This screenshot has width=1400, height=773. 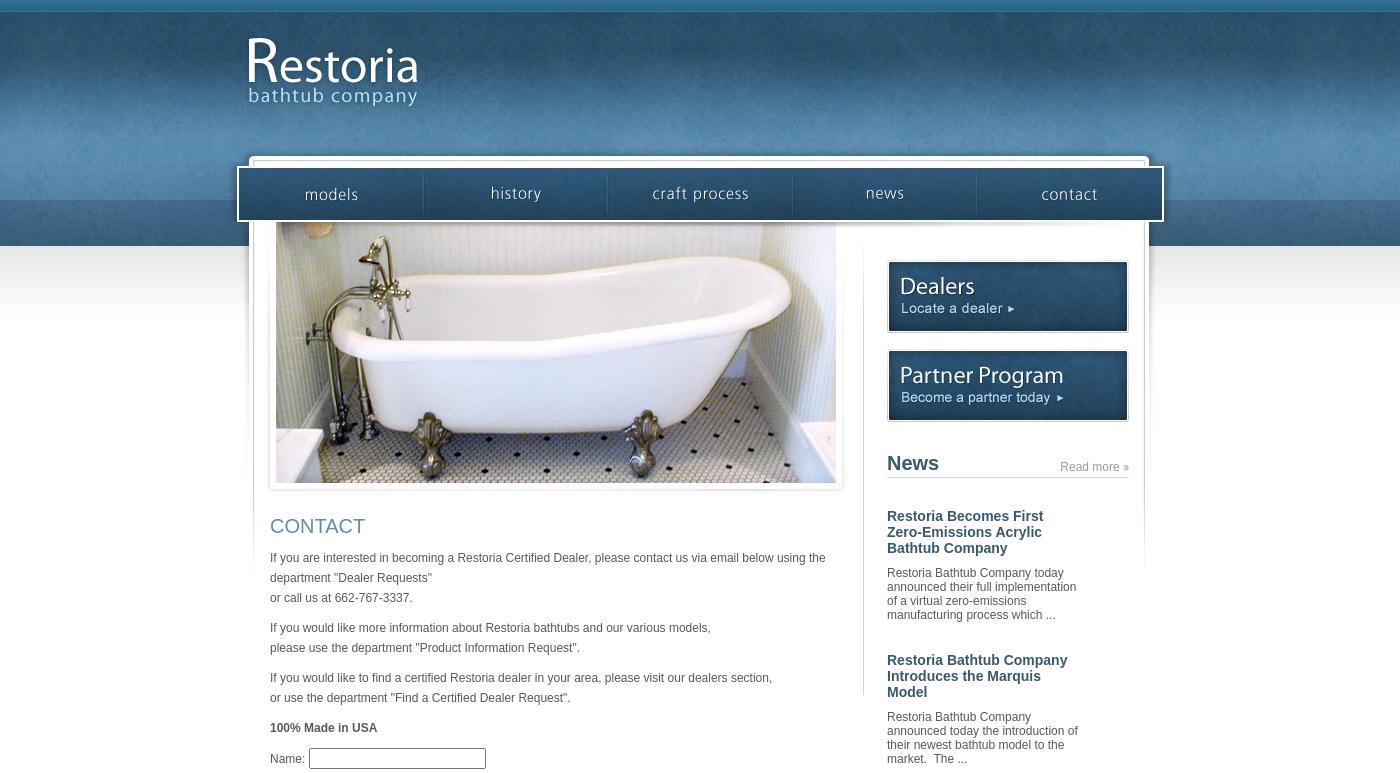 What do you see at coordinates (887, 674) in the screenshot?
I see `'Restoria Bathtub Company Introduces the Marquis Model'` at bounding box center [887, 674].